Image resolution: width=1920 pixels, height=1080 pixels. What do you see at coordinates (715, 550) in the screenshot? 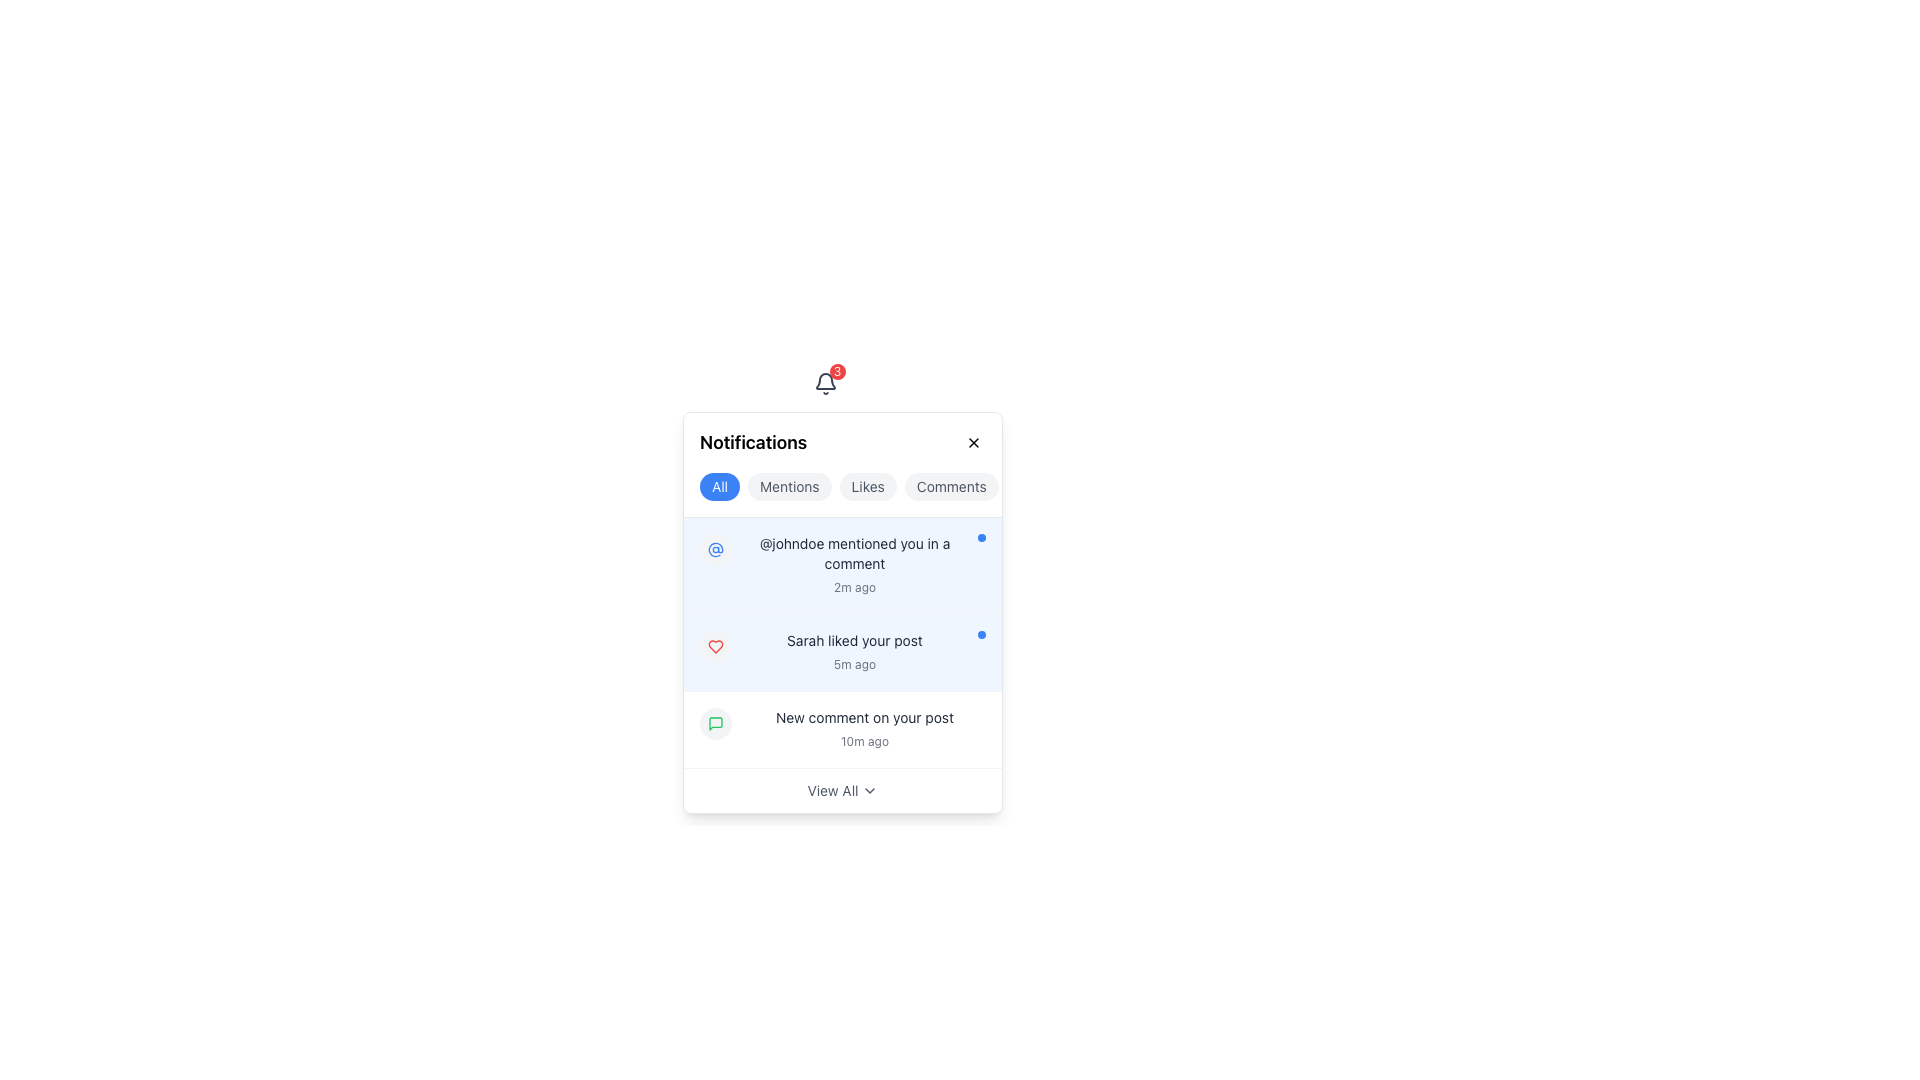
I see `the blue '@' icon located on a light gray circular background at the top-left section of the notification card by clicking on it` at bounding box center [715, 550].